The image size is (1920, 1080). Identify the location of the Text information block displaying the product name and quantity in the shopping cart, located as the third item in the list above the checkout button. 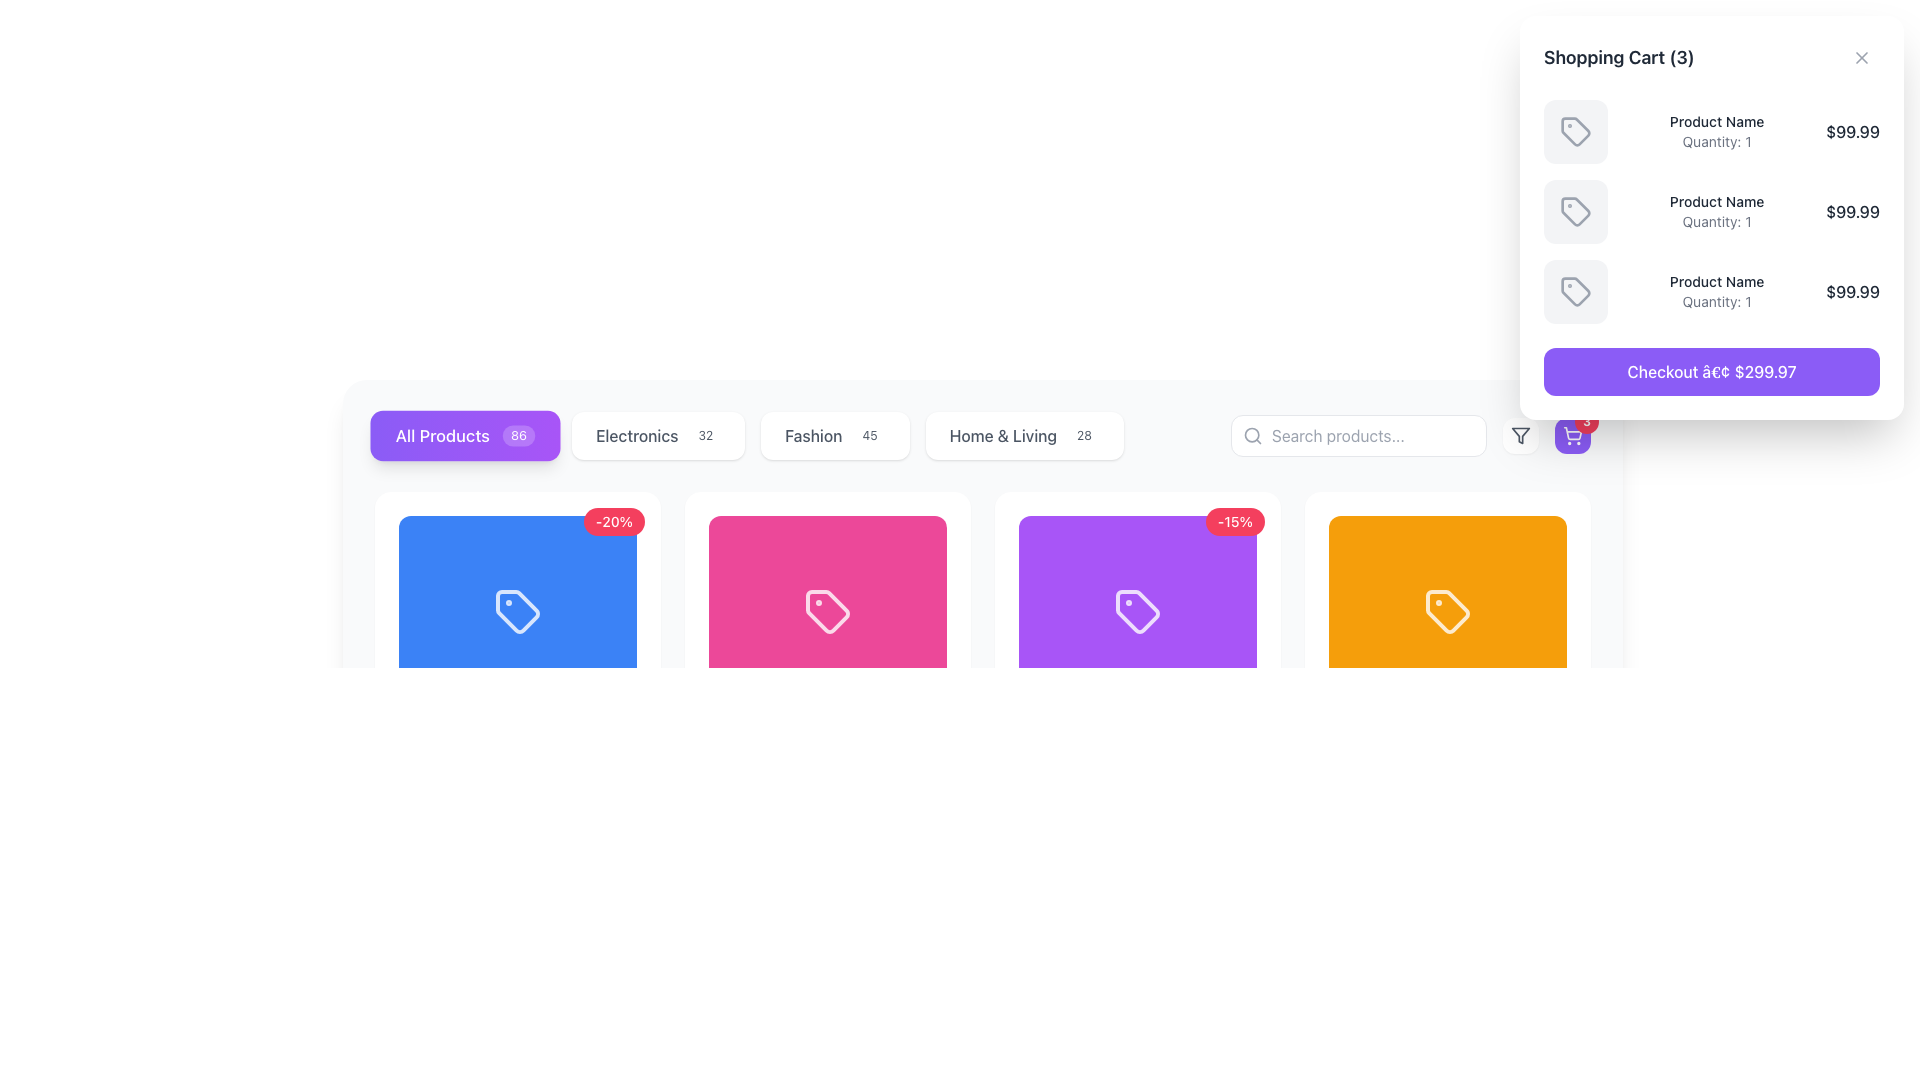
(1716, 292).